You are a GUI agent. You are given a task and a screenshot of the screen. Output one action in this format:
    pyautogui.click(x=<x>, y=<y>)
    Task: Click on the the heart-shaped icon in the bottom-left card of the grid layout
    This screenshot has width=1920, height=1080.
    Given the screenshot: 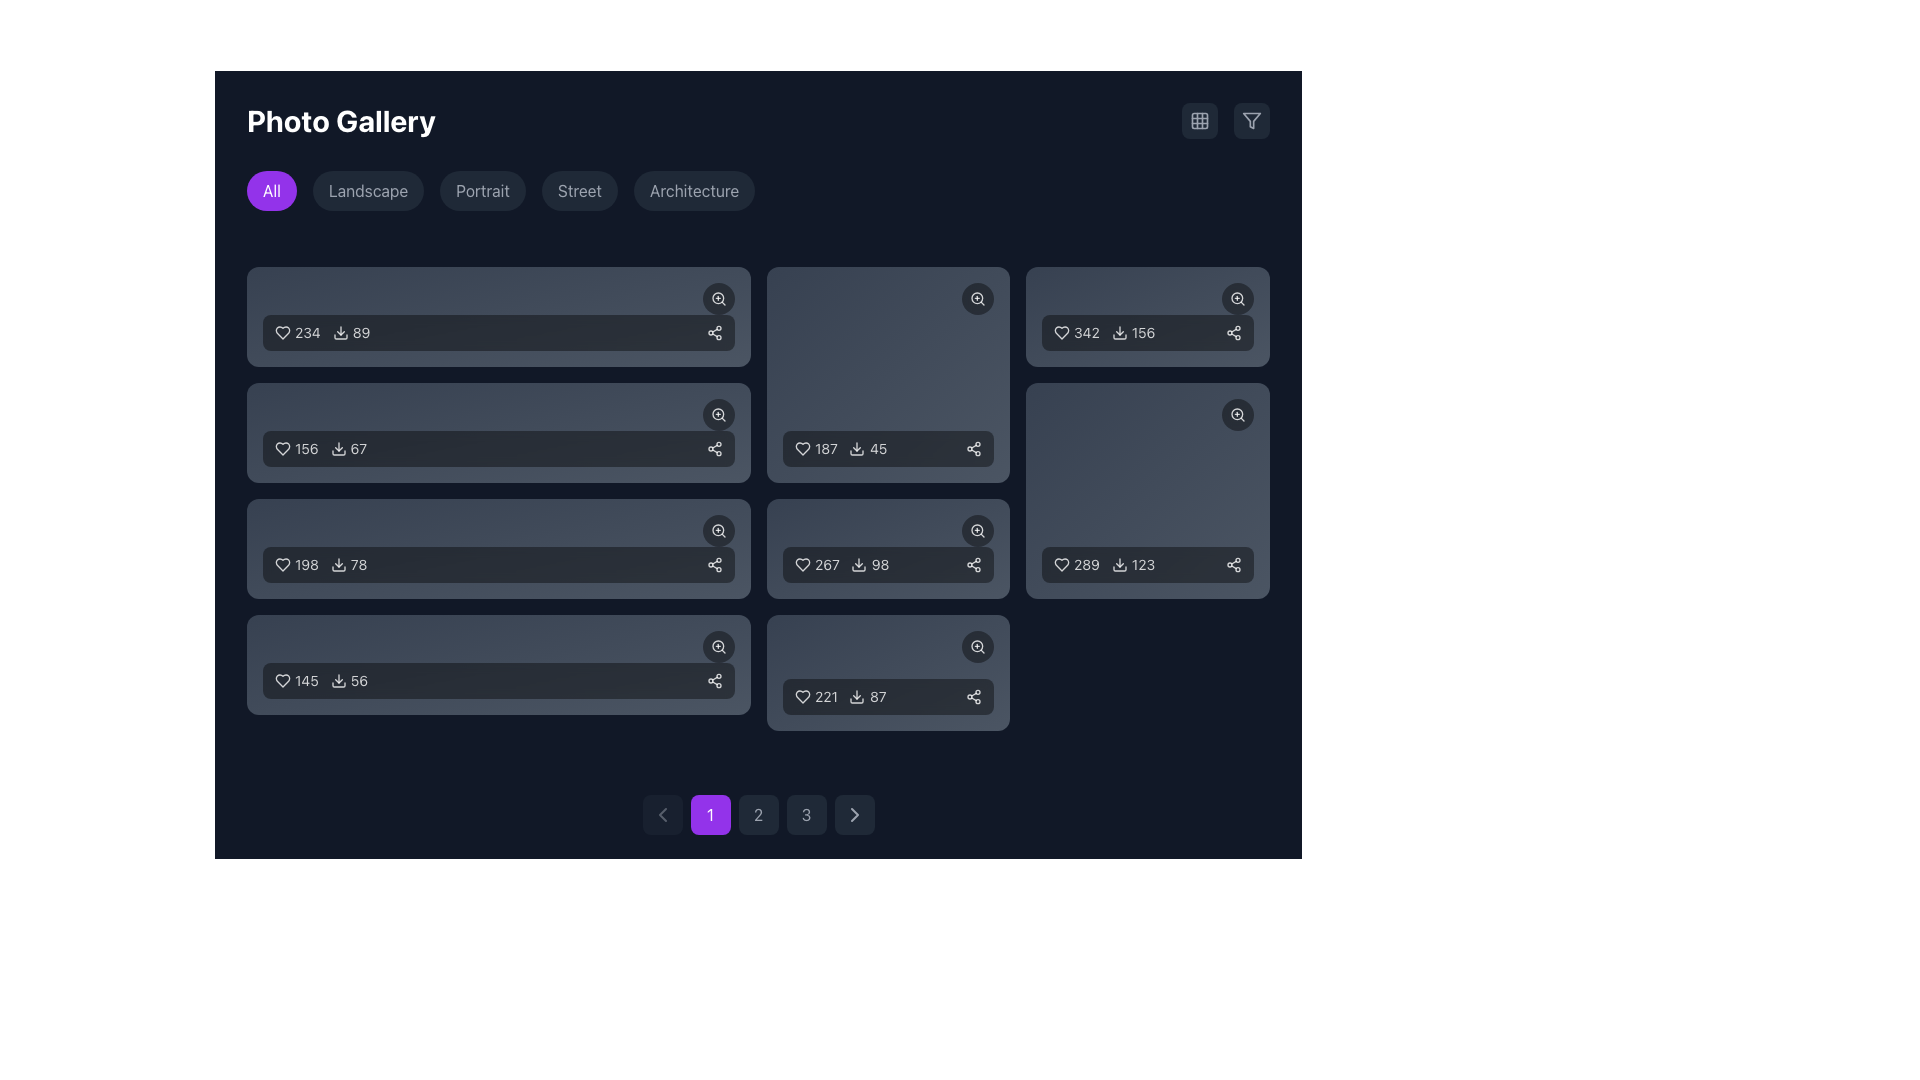 What is the action you would take?
    pyautogui.click(x=282, y=680)
    